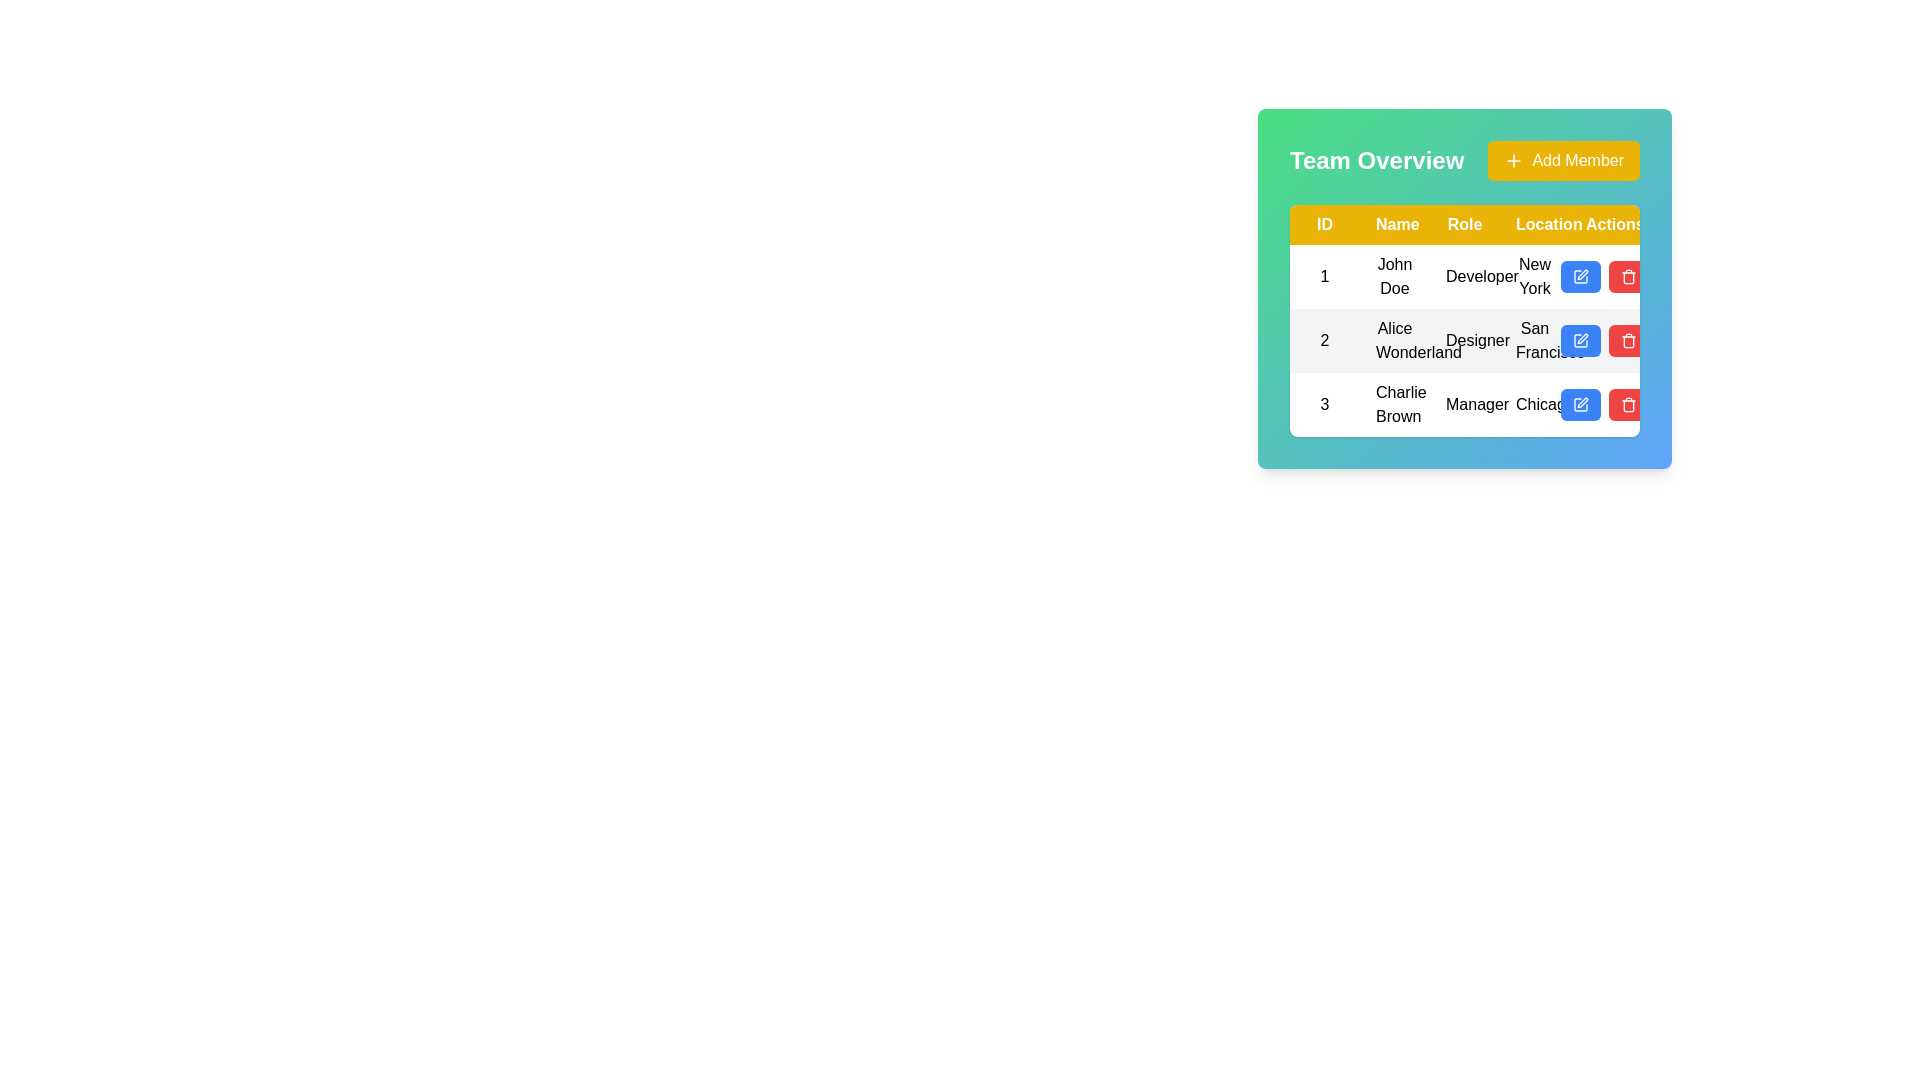 This screenshot has width=1920, height=1080. I want to click on the empty table cell or spacer located in the 'Actions' column of the first row for the entry 'John Doe, Developer, New York', which is positioned between the blue edit button and the red delete button, so click(1604, 277).